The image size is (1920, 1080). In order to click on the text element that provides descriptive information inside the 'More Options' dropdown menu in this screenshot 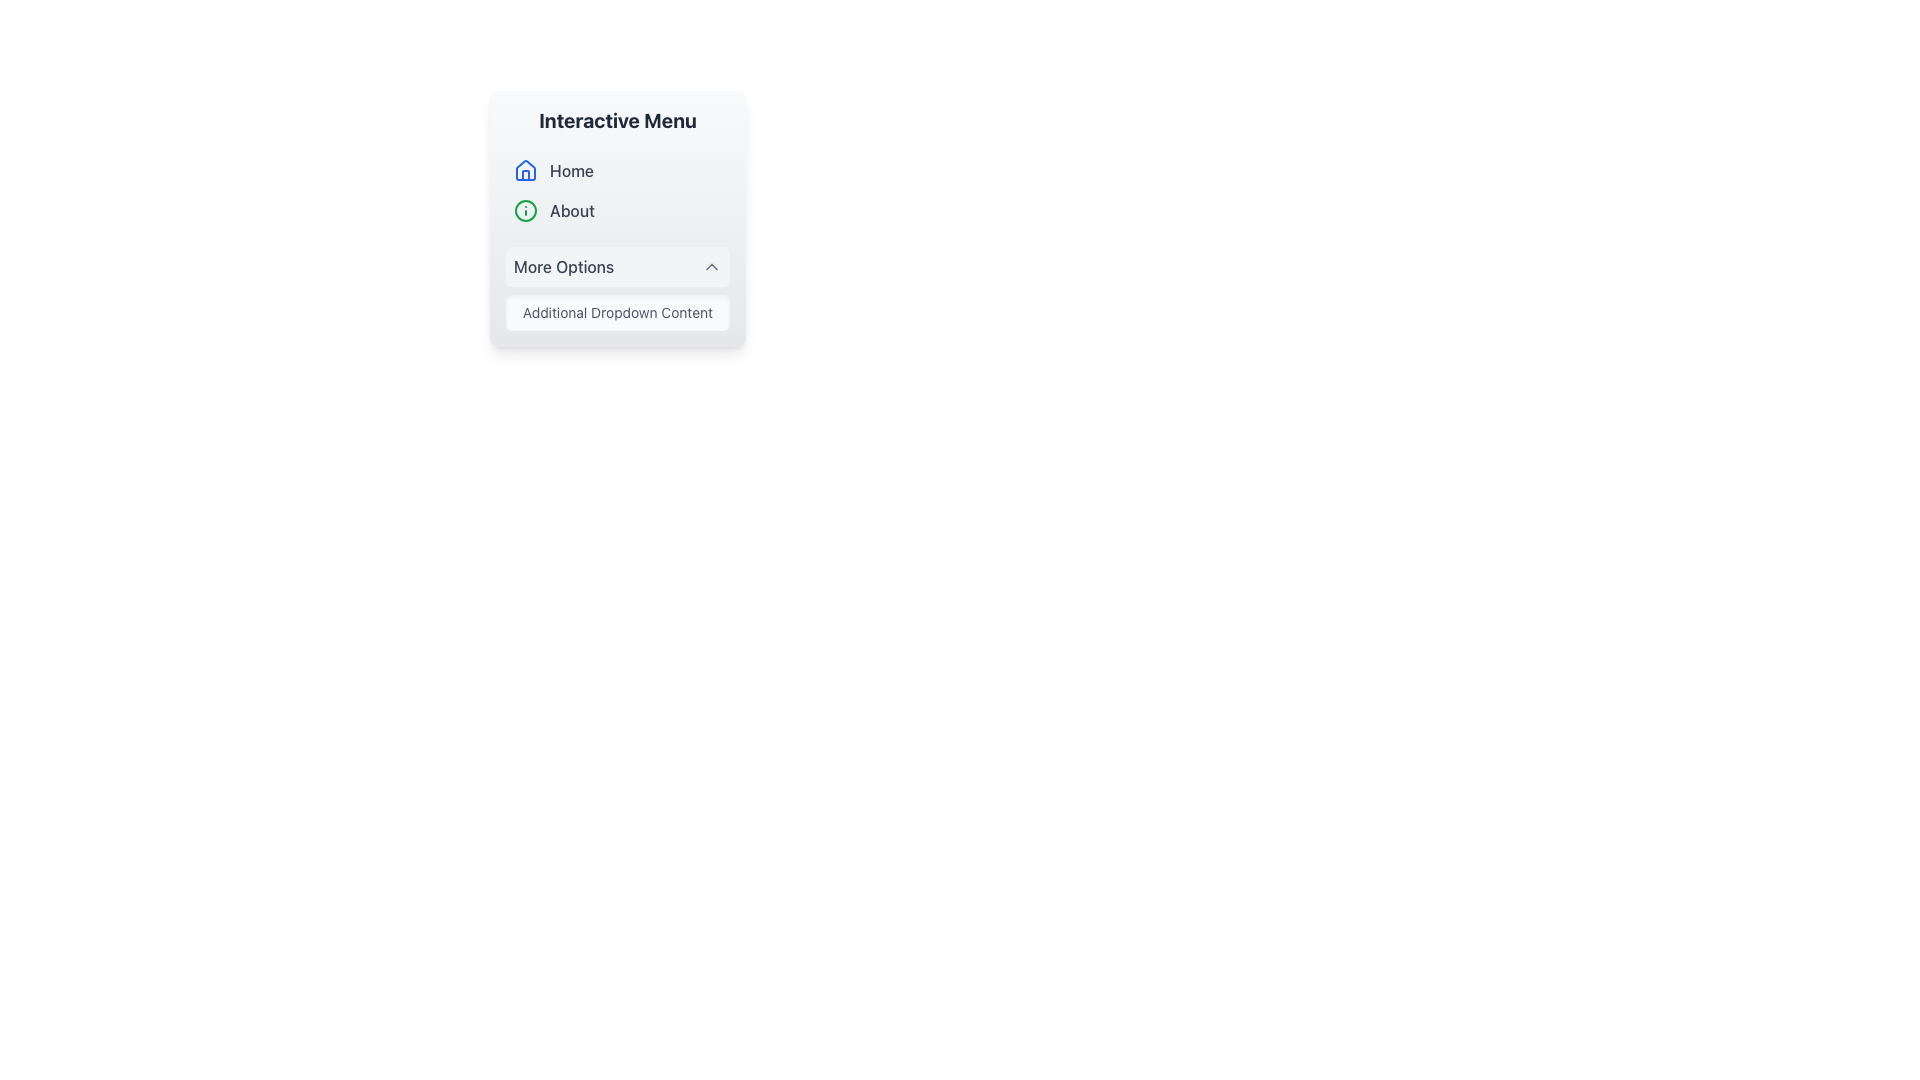, I will do `click(617, 312)`.